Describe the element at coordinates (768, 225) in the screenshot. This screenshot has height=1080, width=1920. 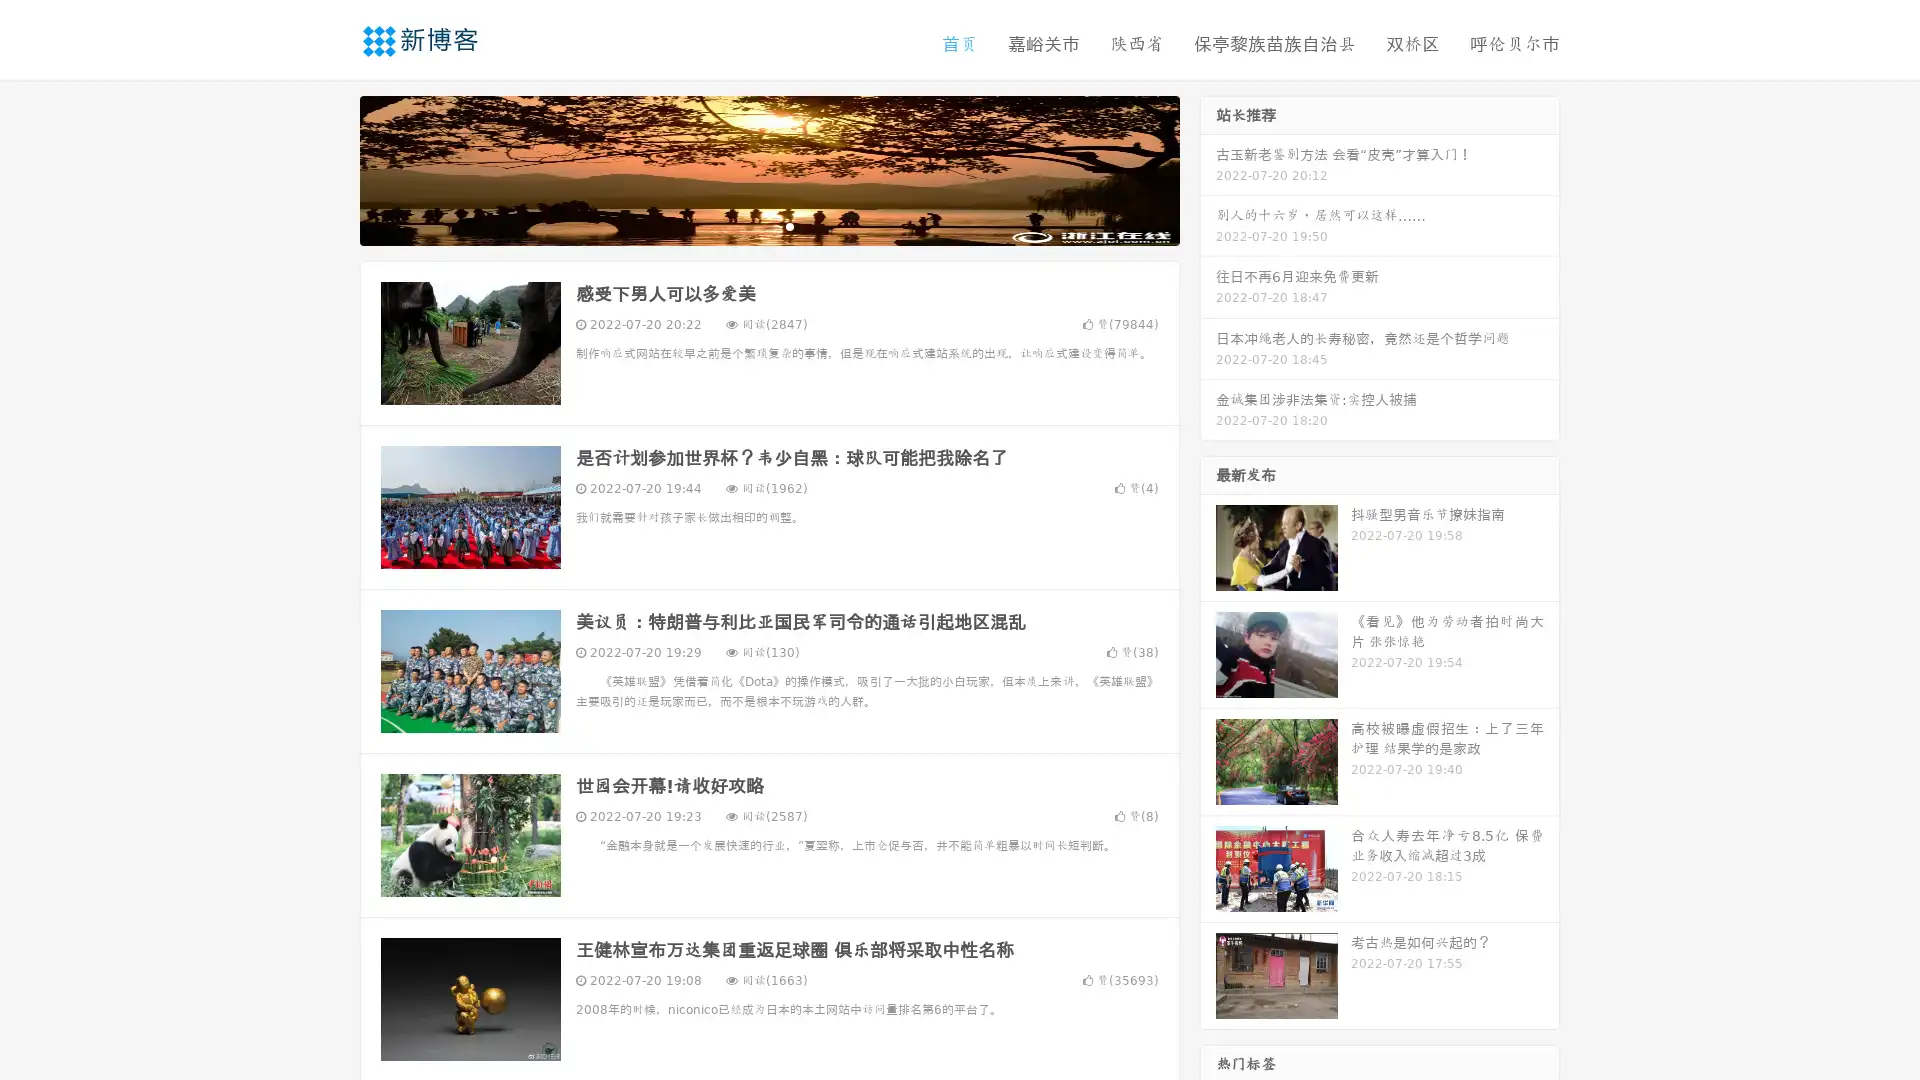
I see `Go to slide 2` at that location.